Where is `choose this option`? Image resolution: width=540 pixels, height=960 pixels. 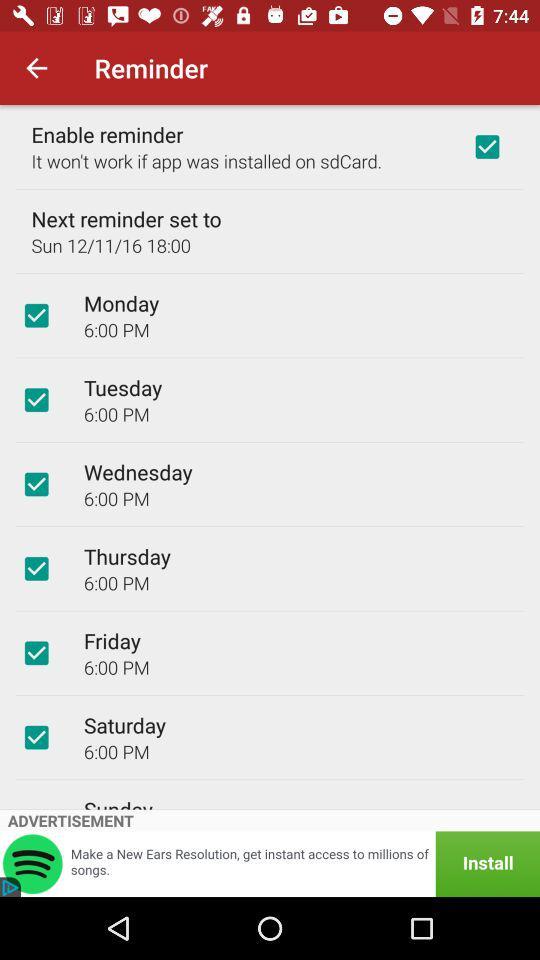
choose this option is located at coordinates (36, 399).